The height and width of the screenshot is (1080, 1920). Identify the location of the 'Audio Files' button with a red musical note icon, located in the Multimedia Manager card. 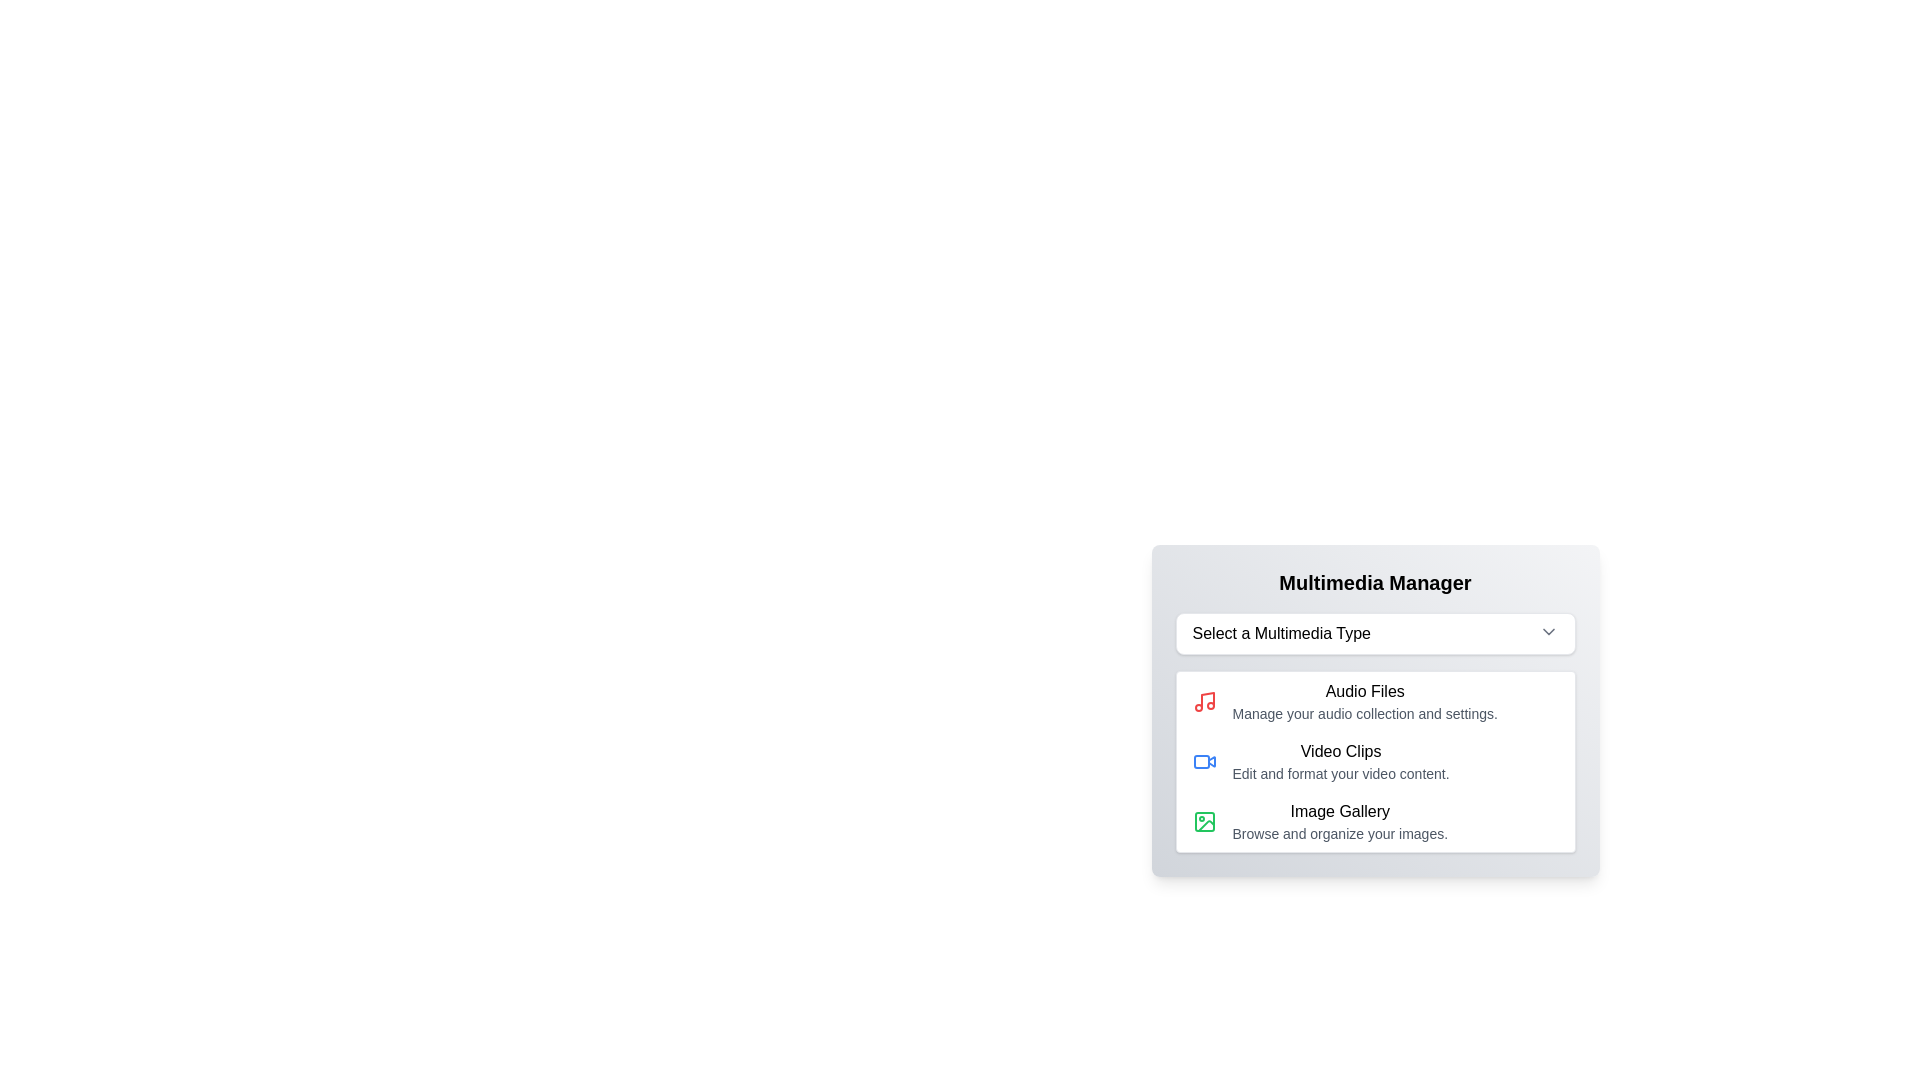
(1374, 701).